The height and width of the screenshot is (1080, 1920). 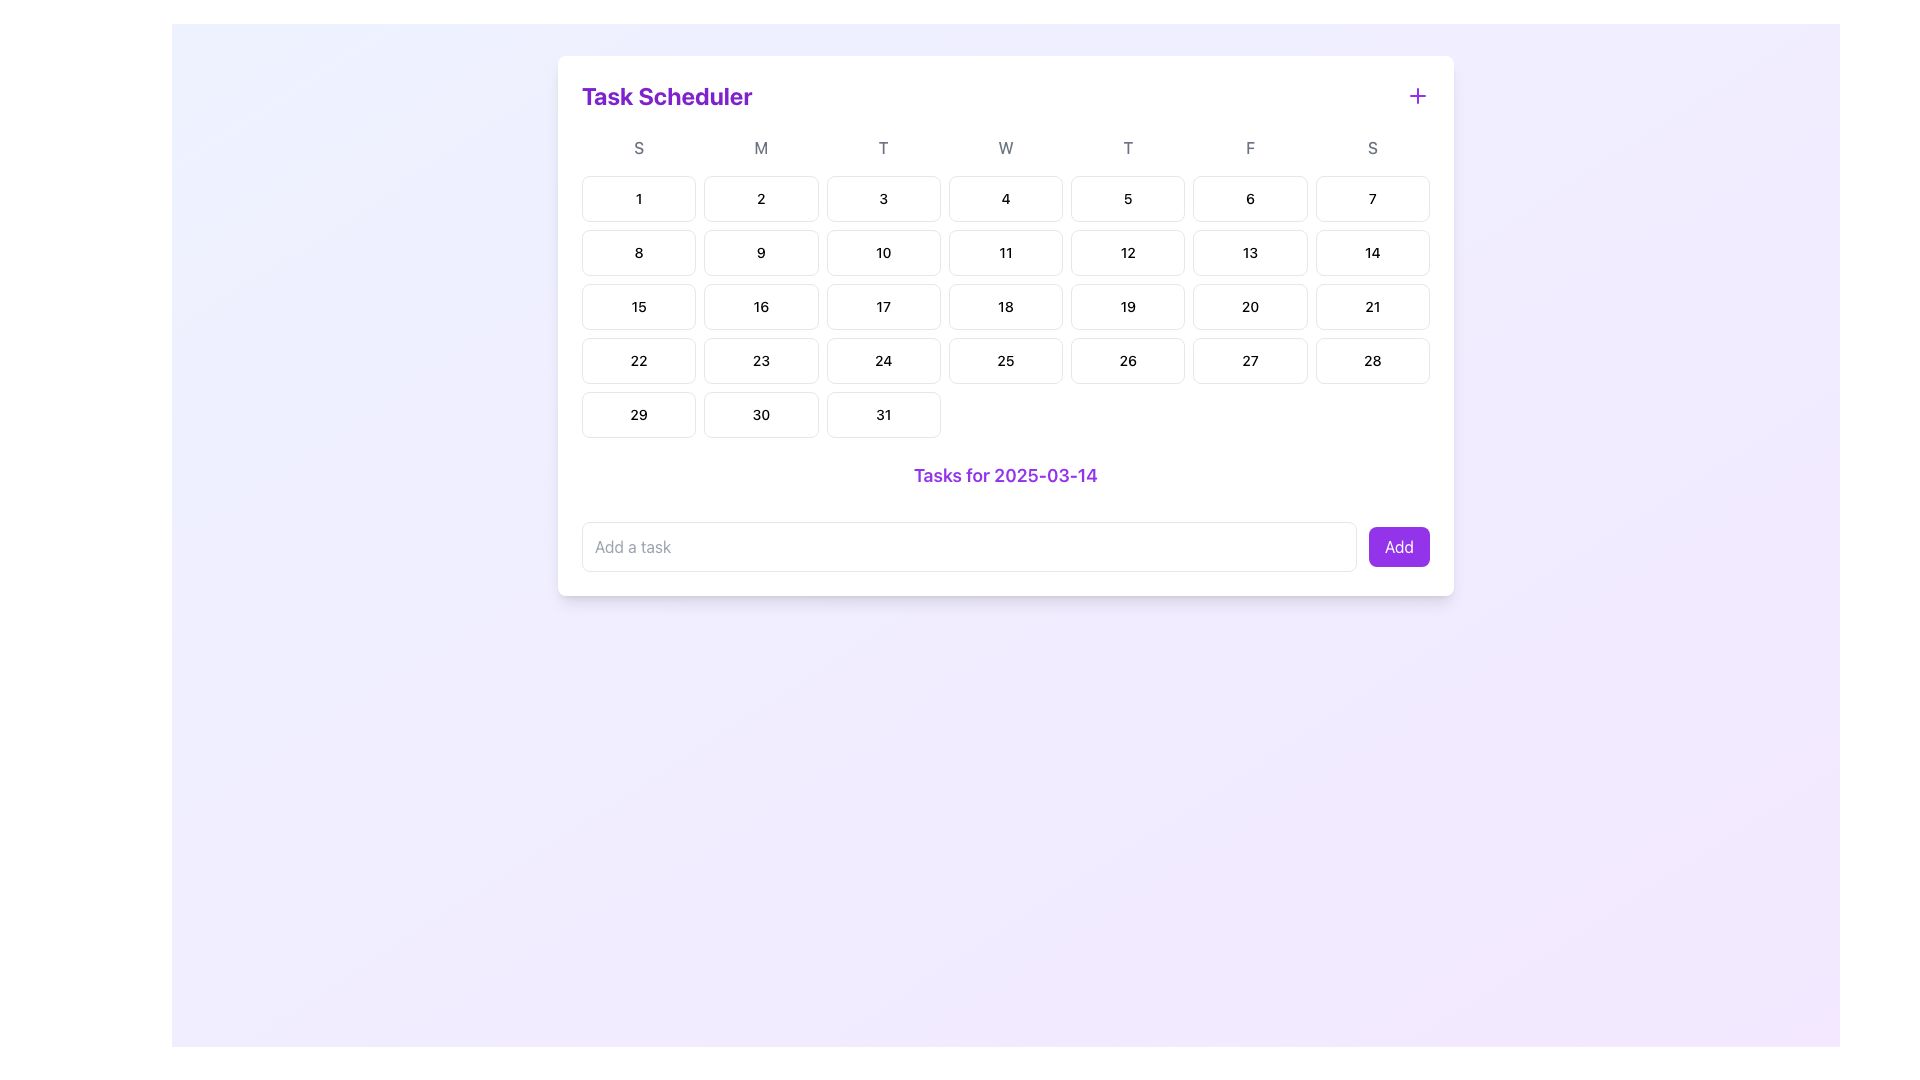 What do you see at coordinates (1371, 199) in the screenshot?
I see `the rounded rectangular button labeled '7'` at bounding box center [1371, 199].